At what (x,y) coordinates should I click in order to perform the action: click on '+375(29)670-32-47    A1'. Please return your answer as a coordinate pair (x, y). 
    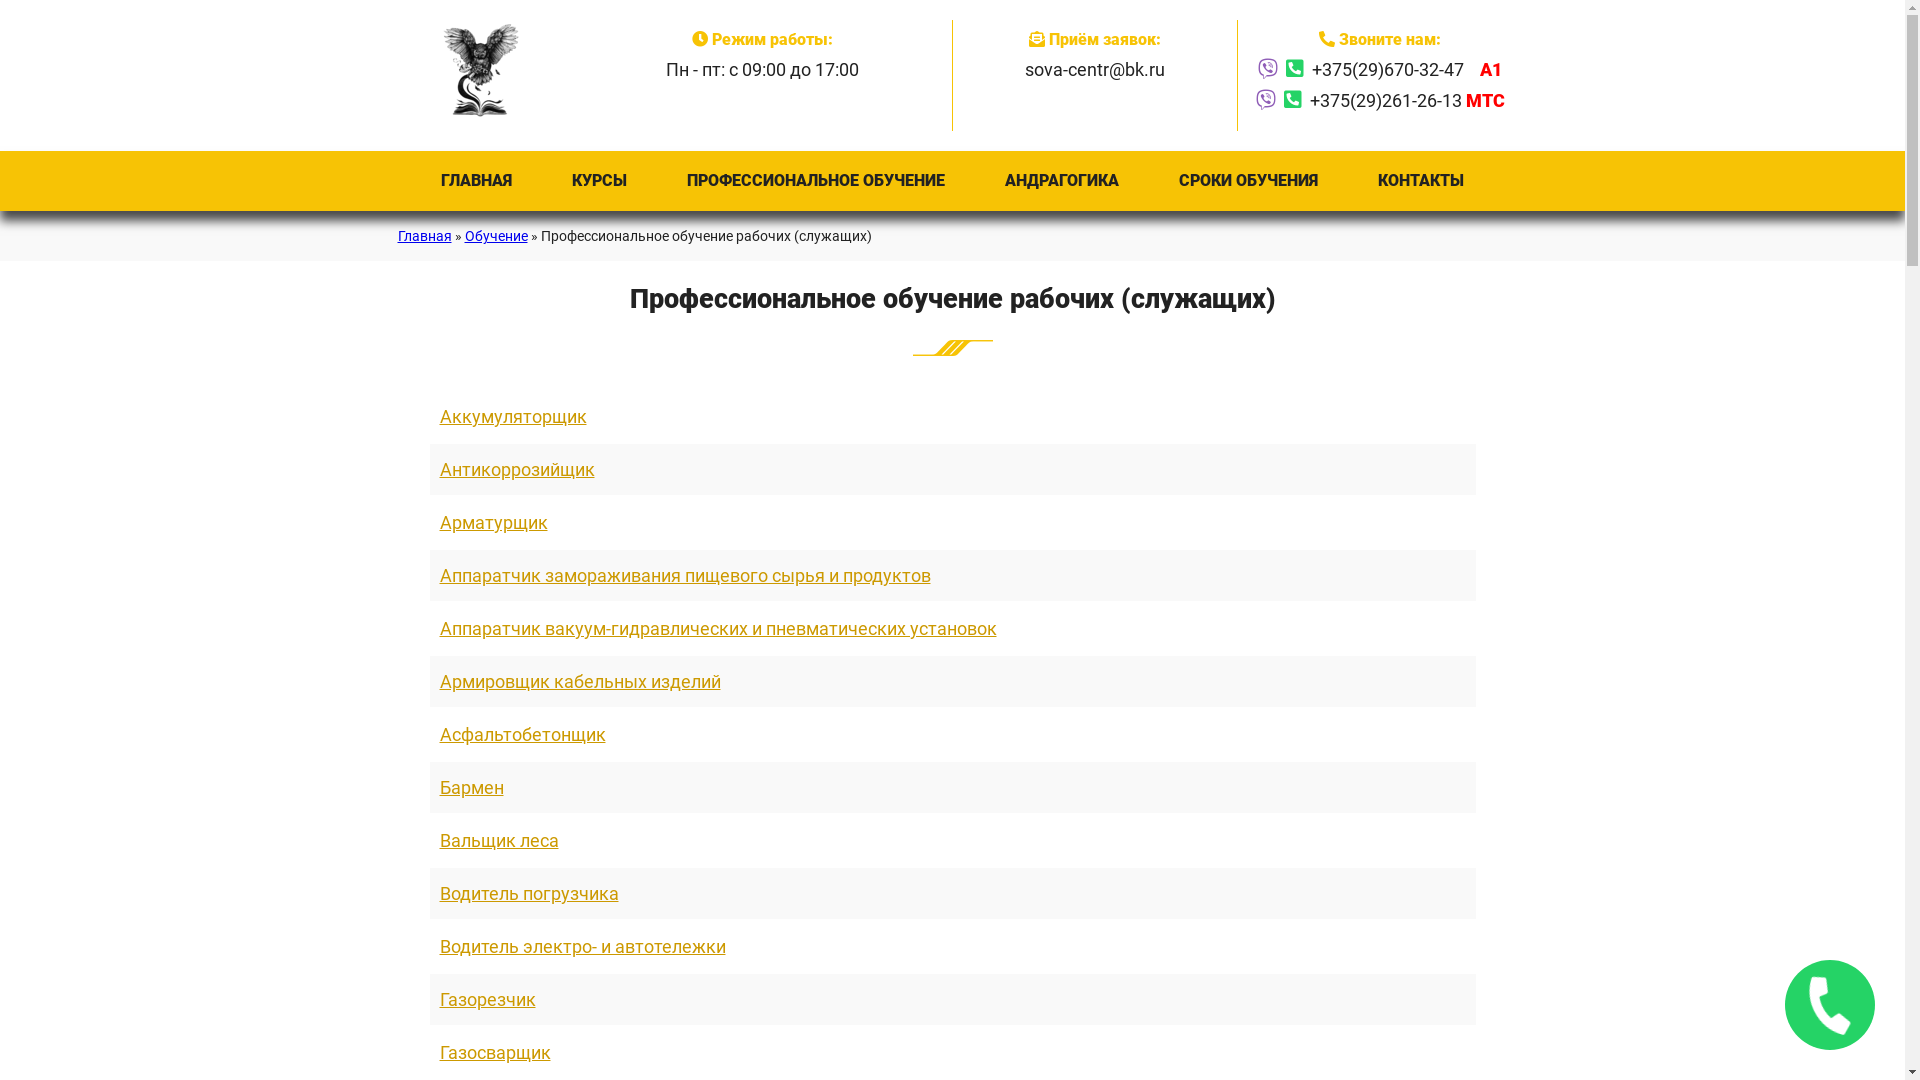
    Looking at the image, I should click on (1405, 68).